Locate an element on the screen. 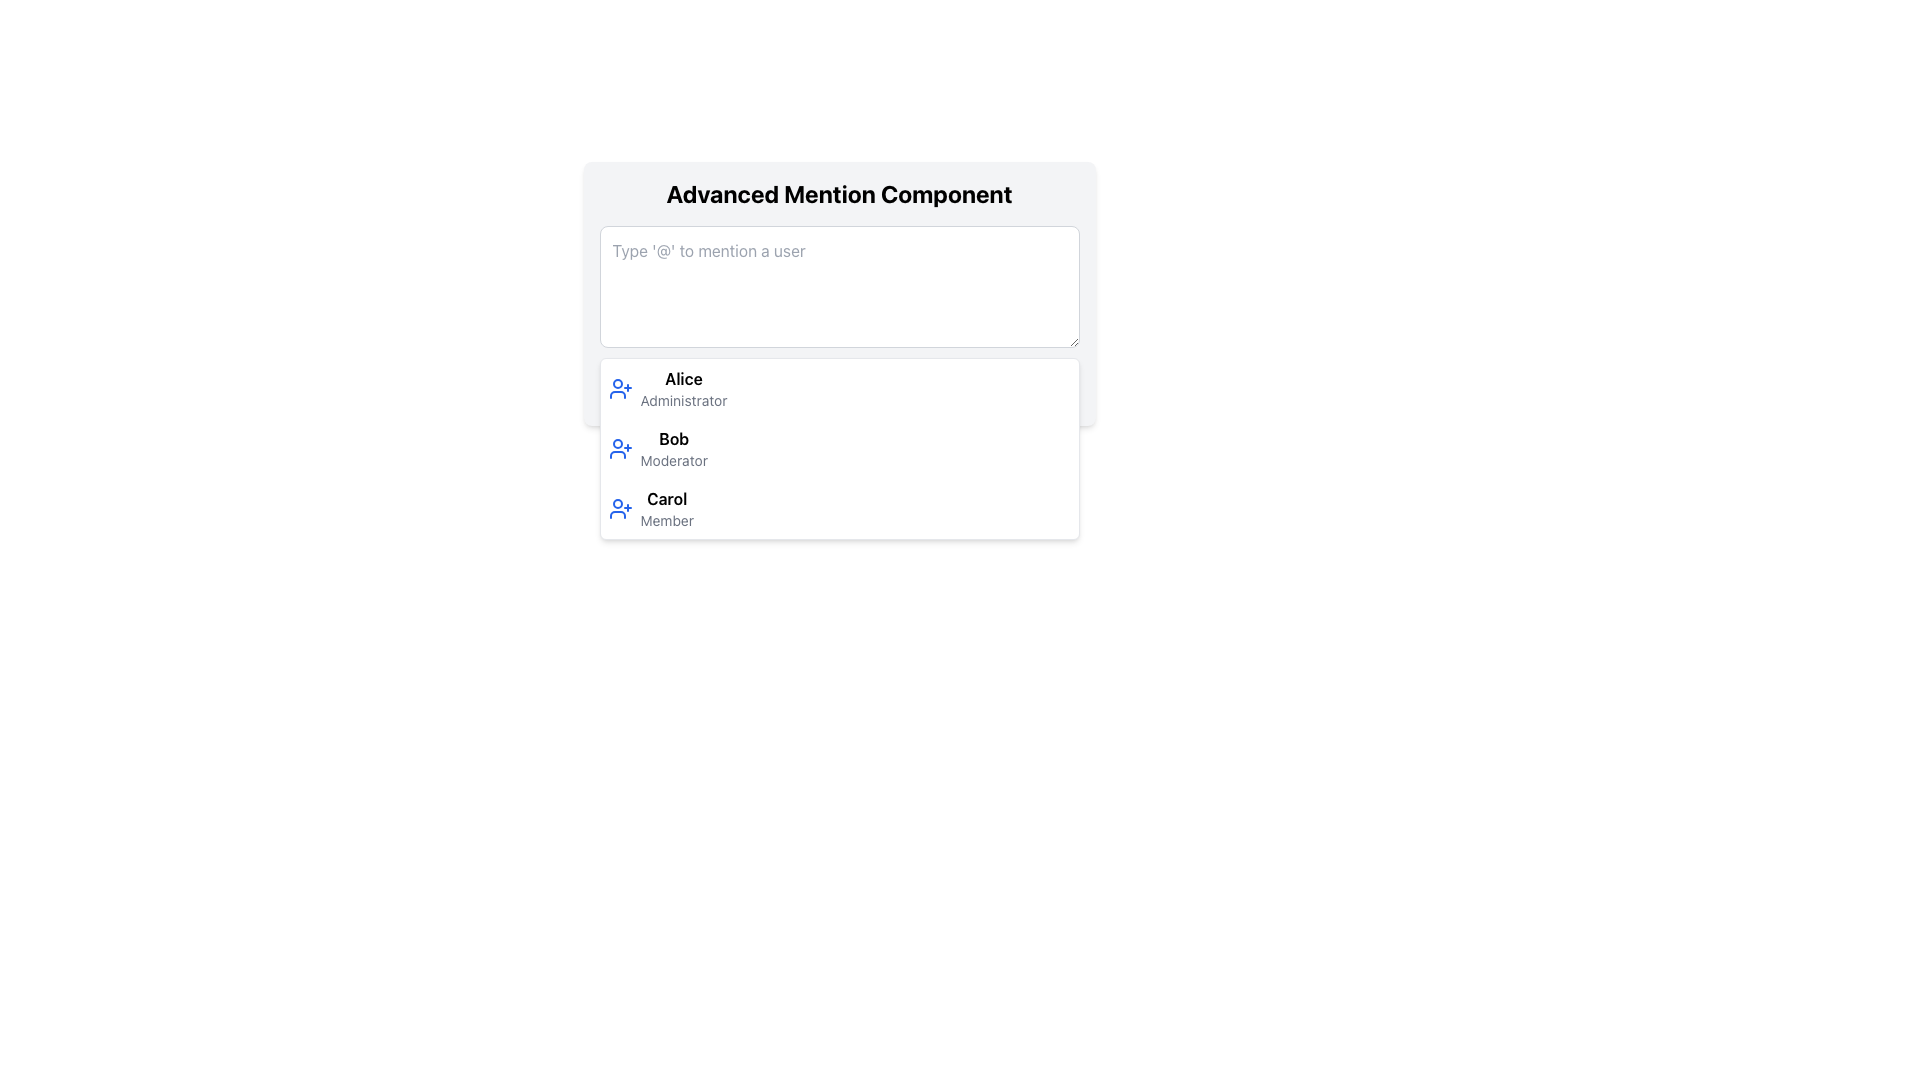  the user silhouette icon with a plus sign located to the left of the name 'Alice Administrator' in the dropdown list is located at coordinates (619, 389).